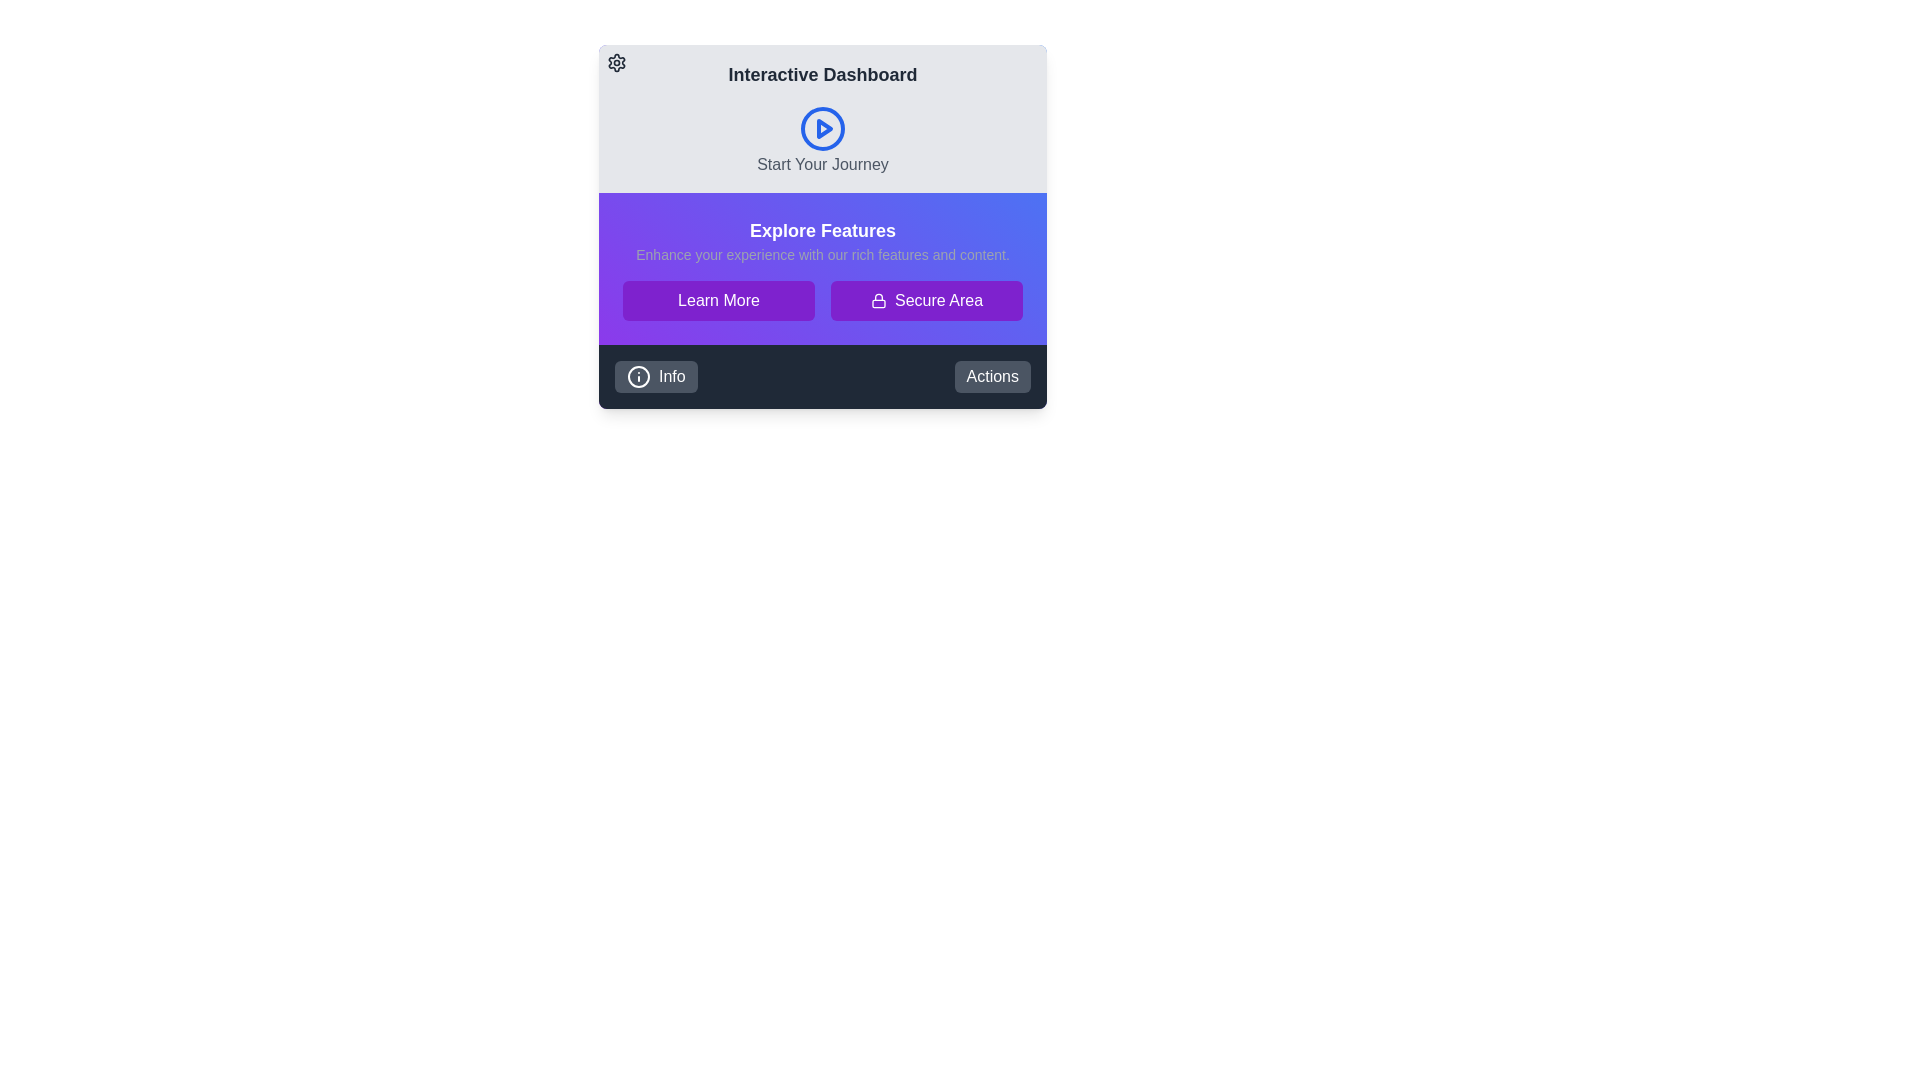 Image resolution: width=1920 pixels, height=1080 pixels. I want to click on the play button located centrally below 'Interactive Dashboard' and above 'Start Your Journey' to initiate a video or animation, so click(822, 128).